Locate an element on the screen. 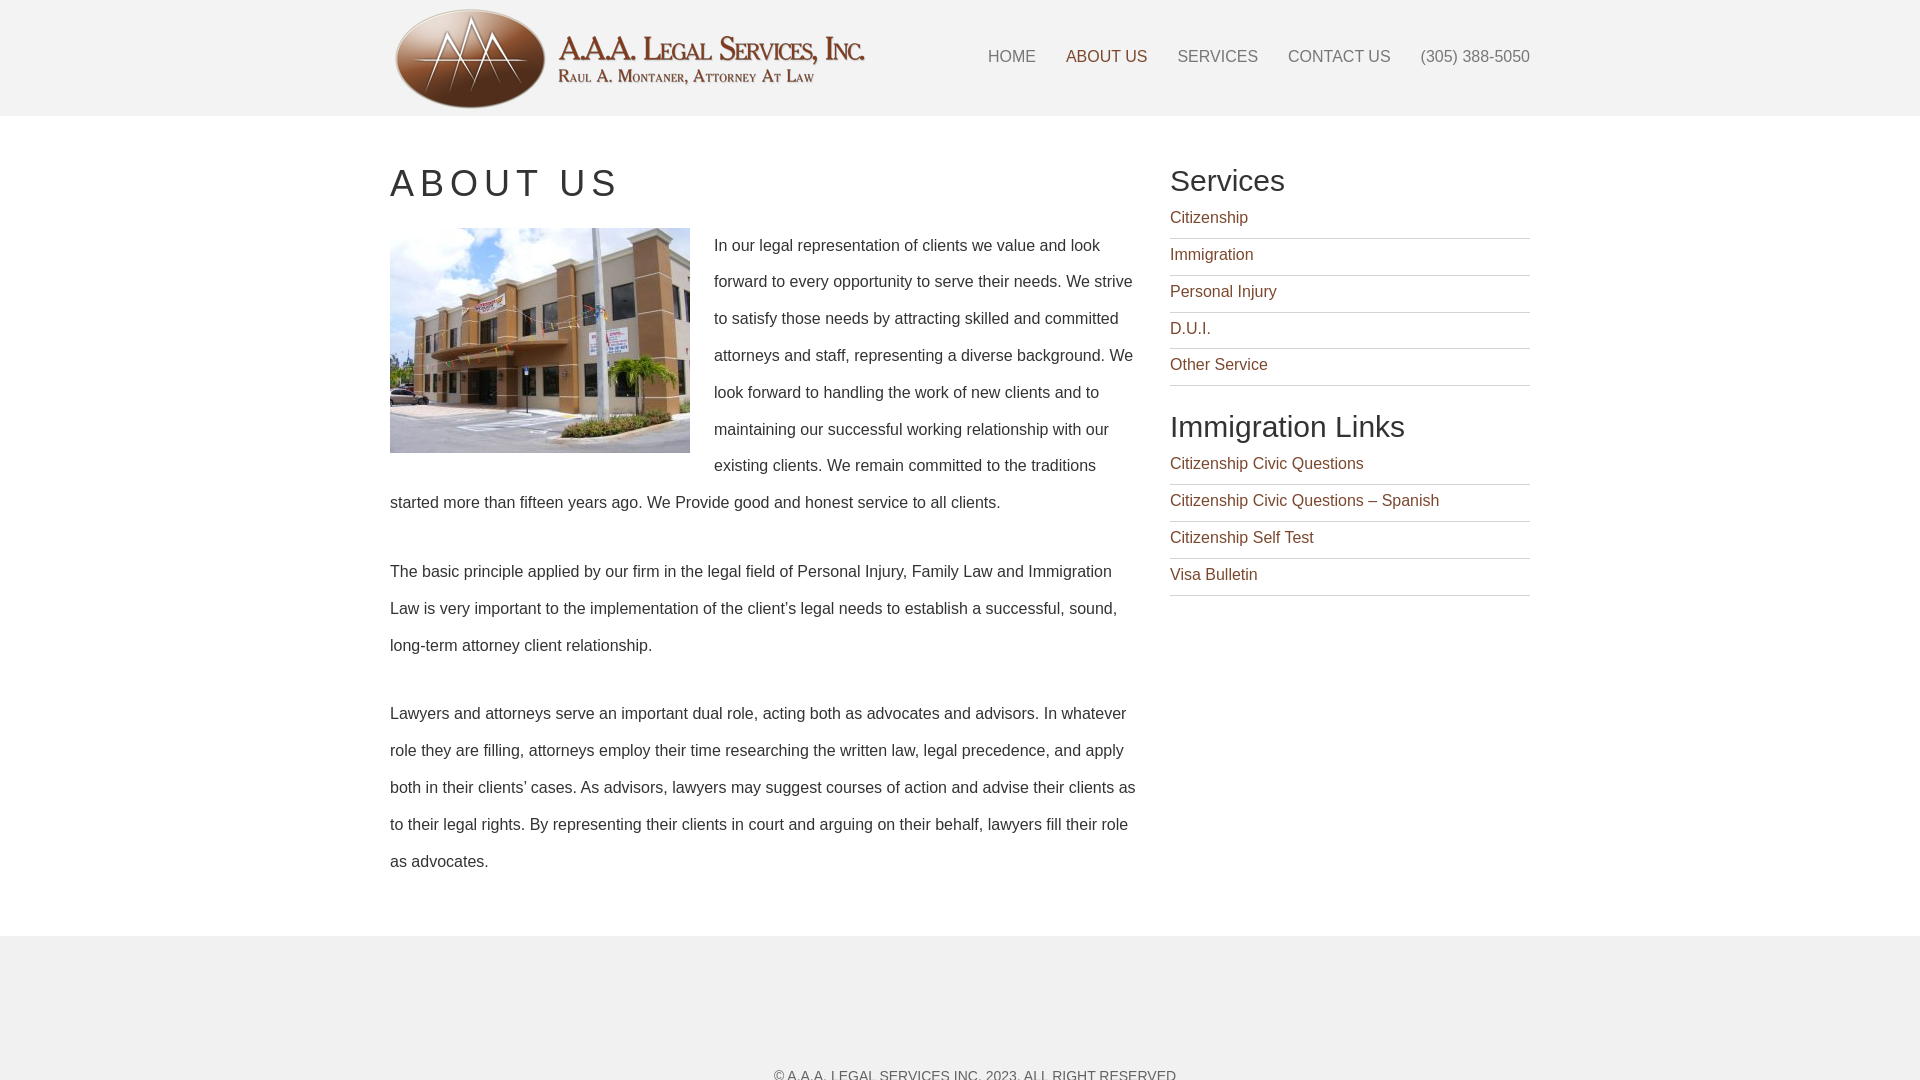 The width and height of the screenshot is (1920, 1080). 'Visa Bulletin' is located at coordinates (1170, 574).